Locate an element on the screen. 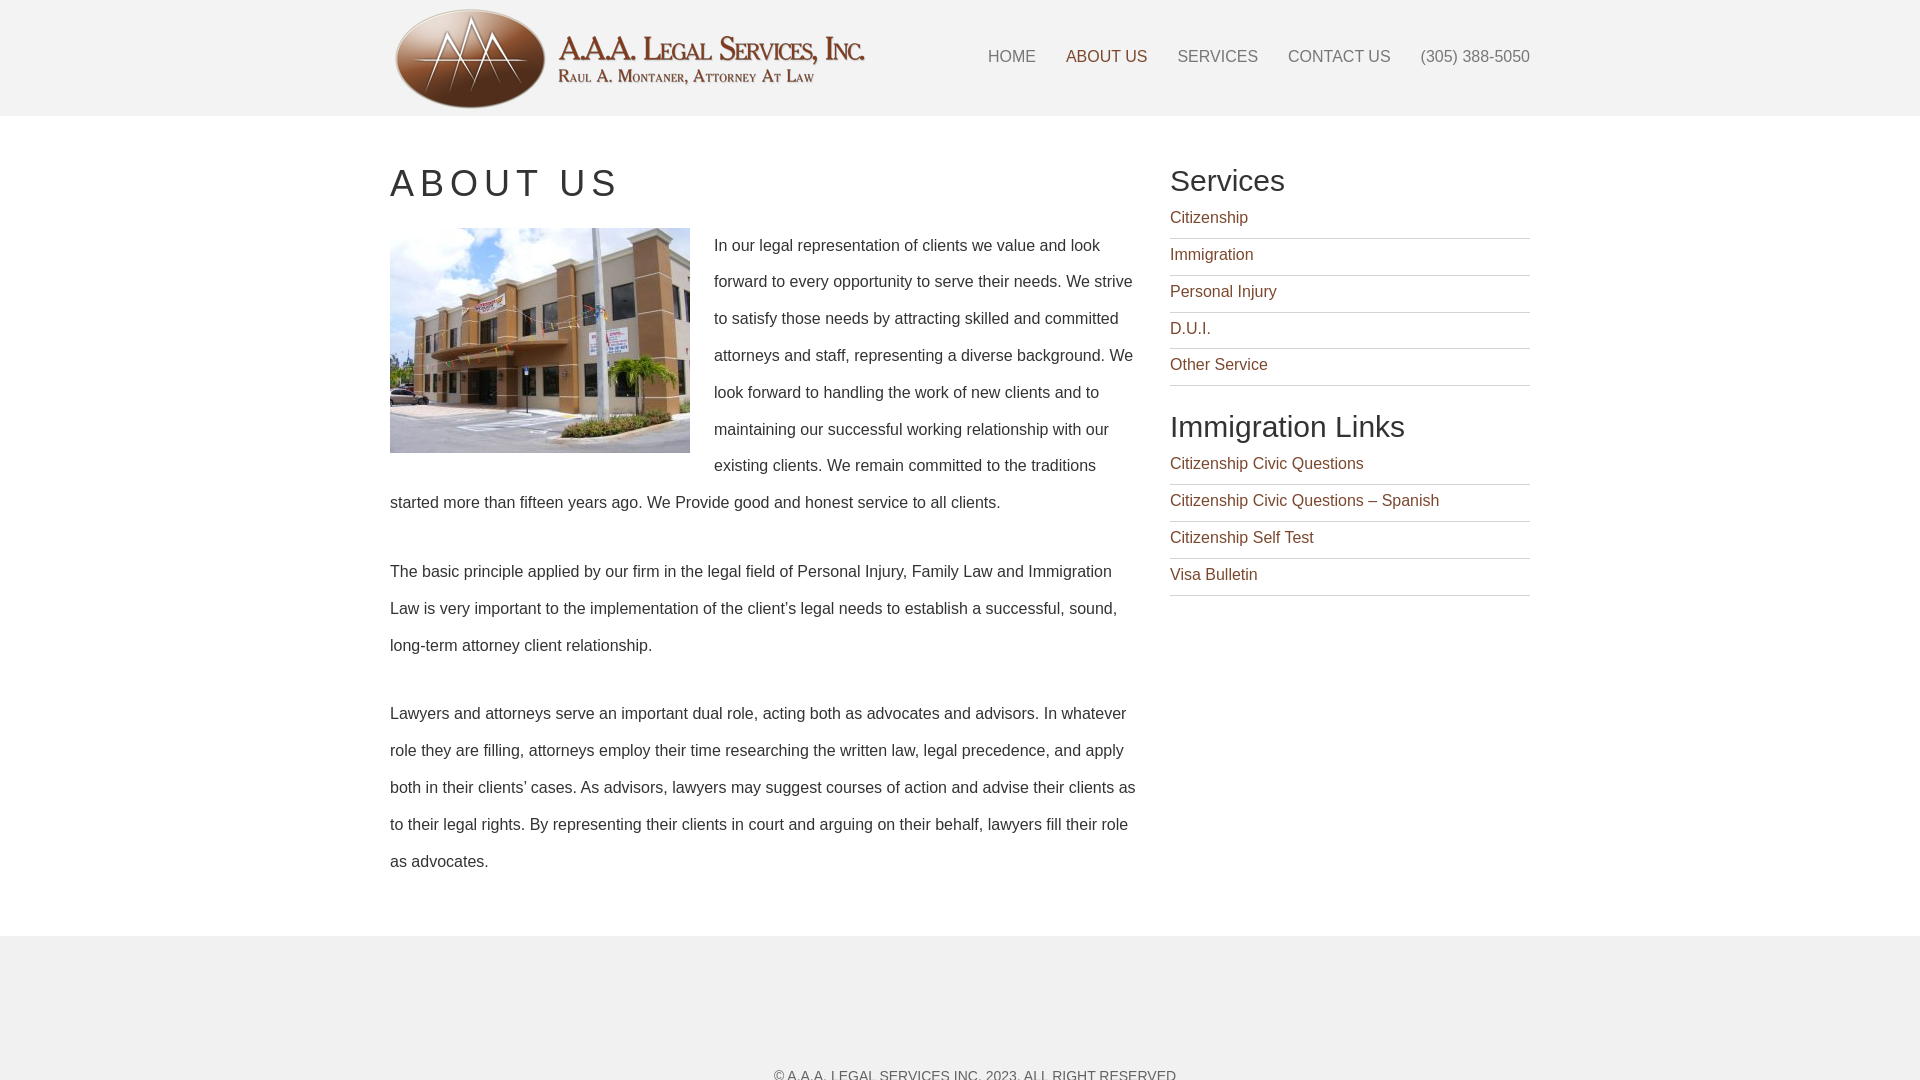 The width and height of the screenshot is (1920, 1080). 'Visa Bulletin' is located at coordinates (1170, 574).